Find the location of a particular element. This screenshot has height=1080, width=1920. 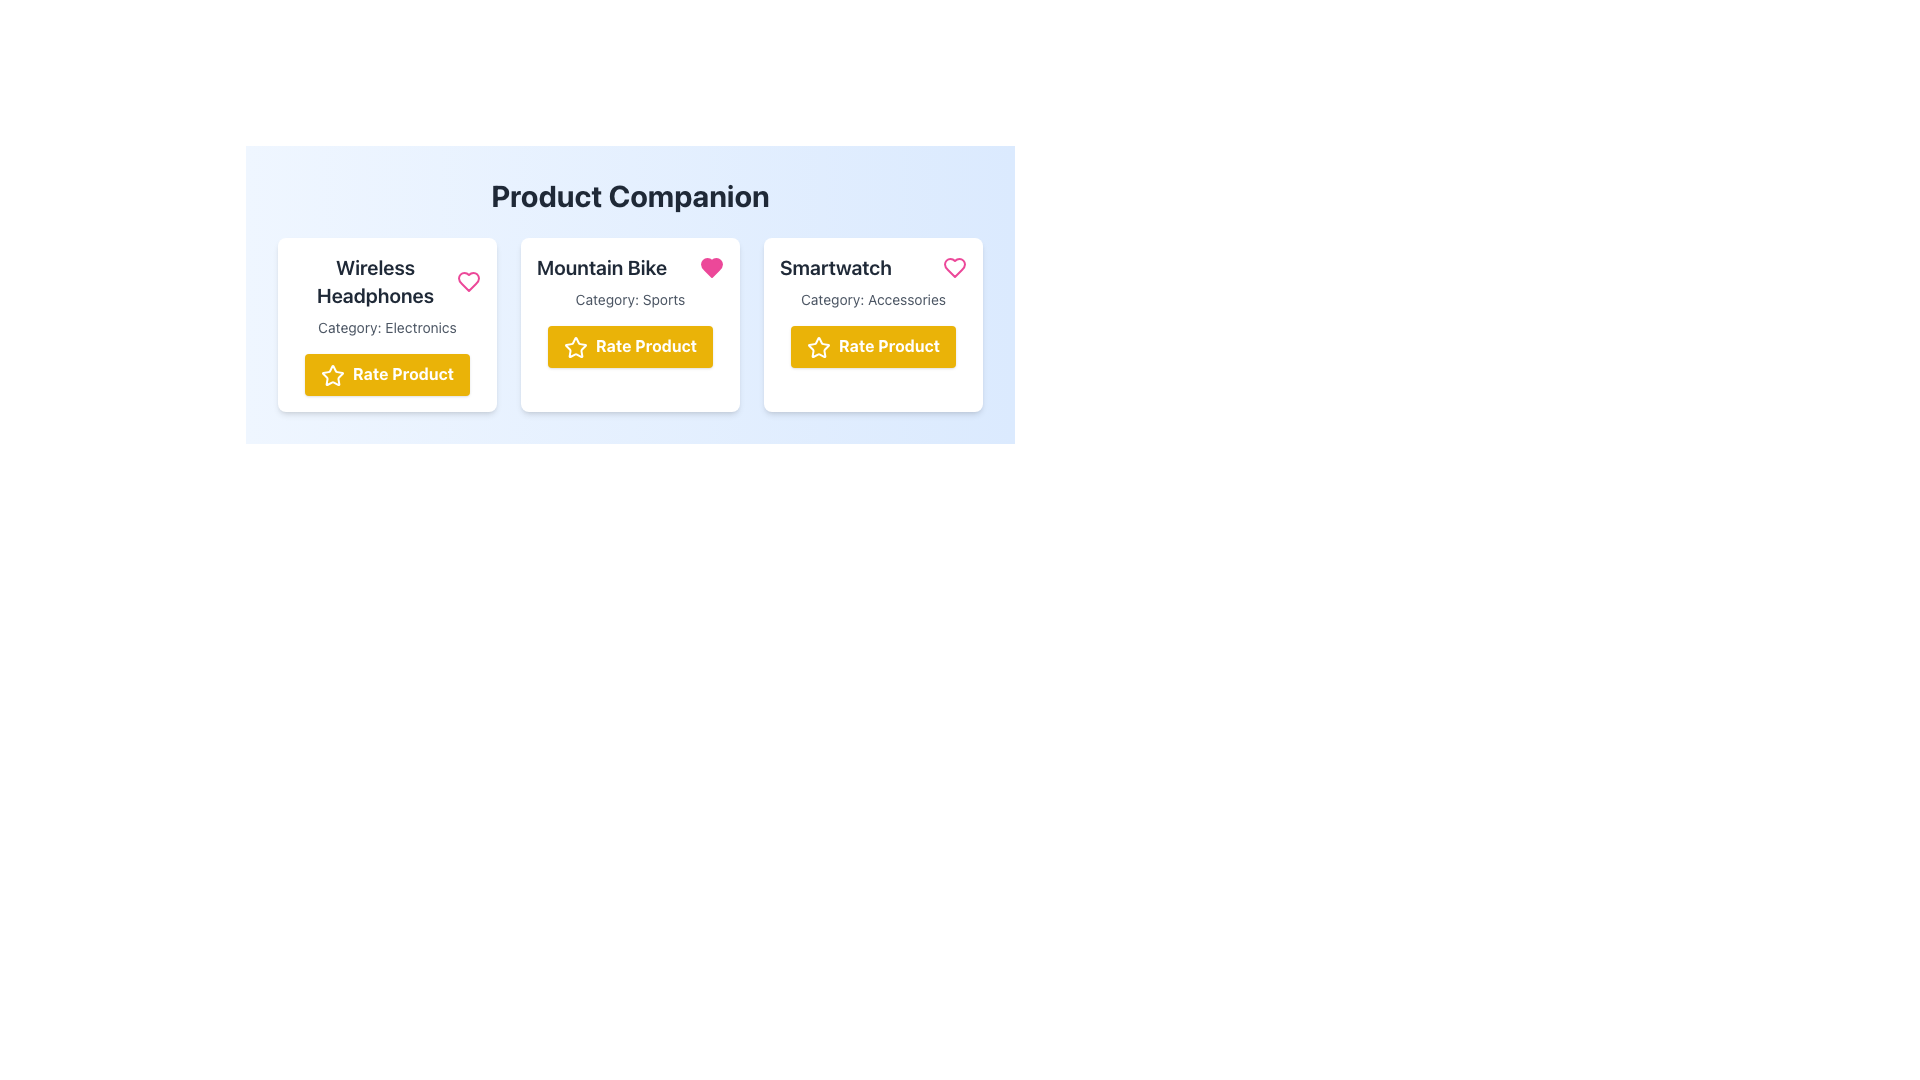

the text label displaying 'Category: Accessories', which is located below the title 'Smartwatch' within the card is located at coordinates (873, 300).